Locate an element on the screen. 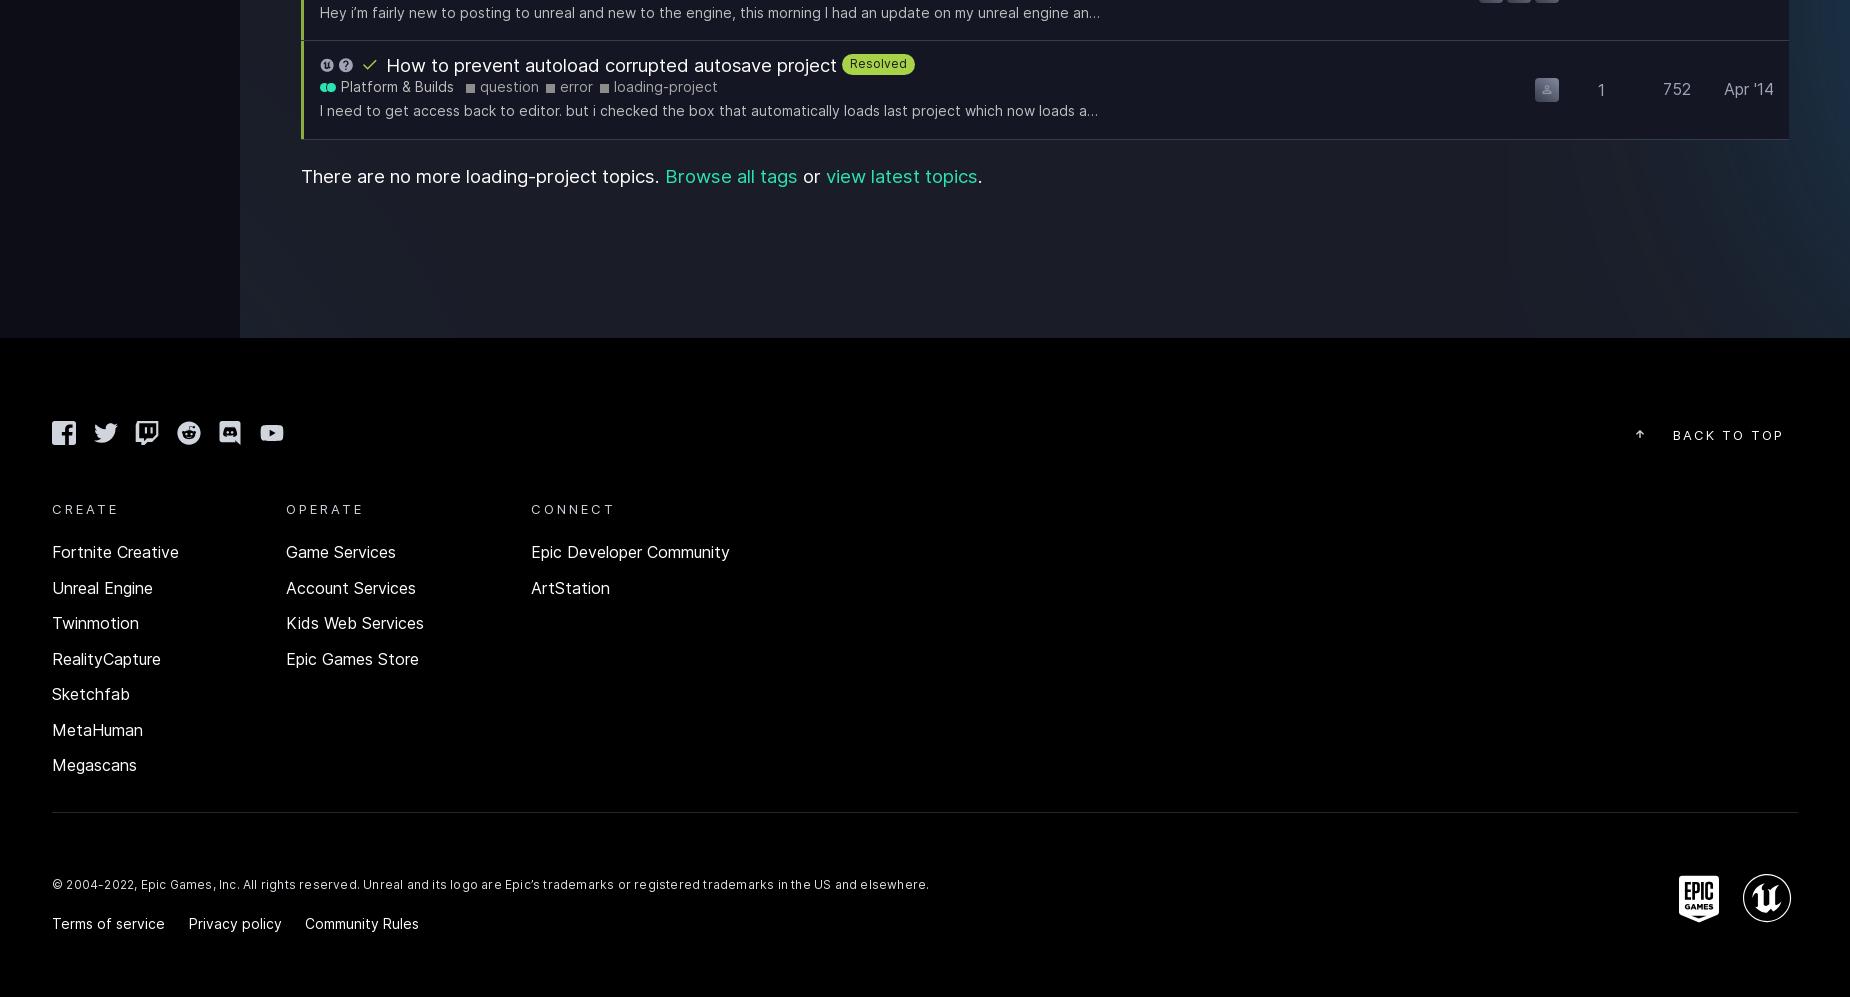  'ArtStation' is located at coordinates (570, 587).